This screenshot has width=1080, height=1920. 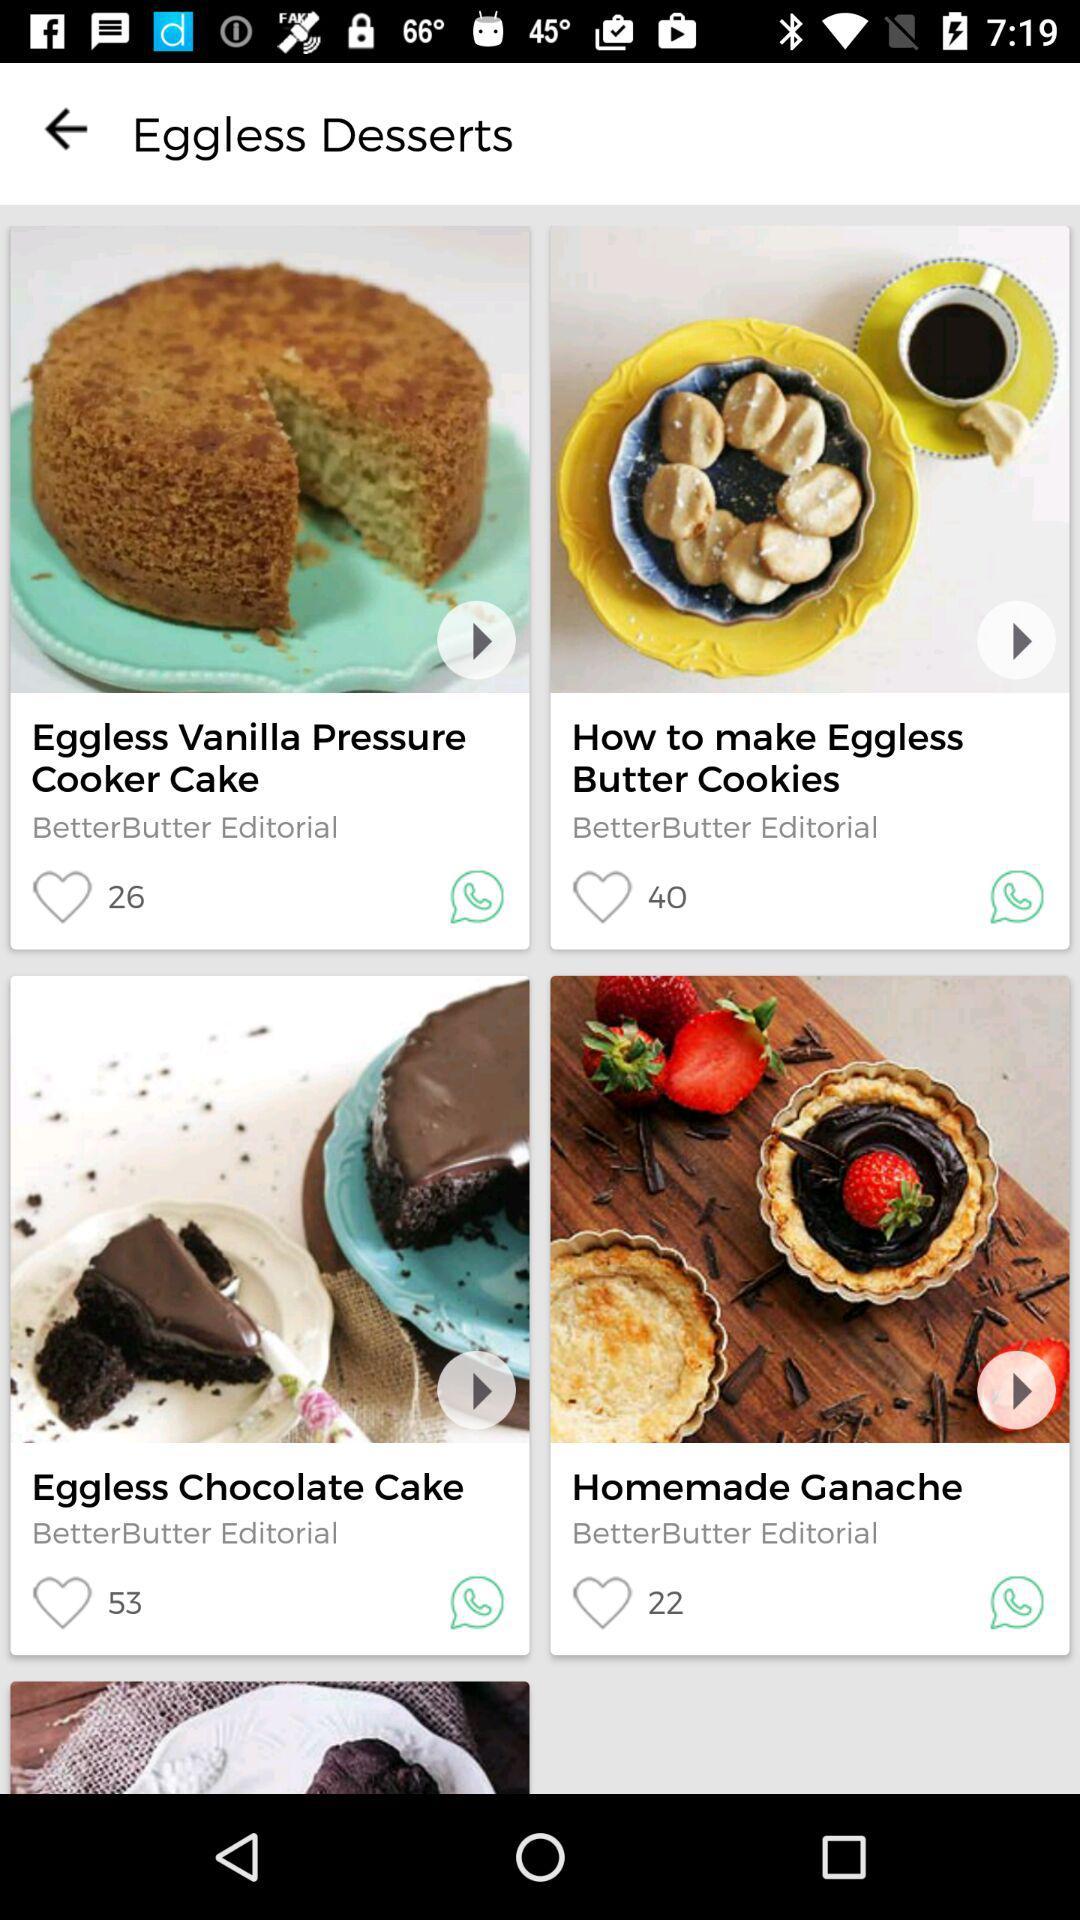 What do you see at coordinates (64, 127) in the screenshot?
I see `the arrow_backward icon` at bounding box center [64, 127].